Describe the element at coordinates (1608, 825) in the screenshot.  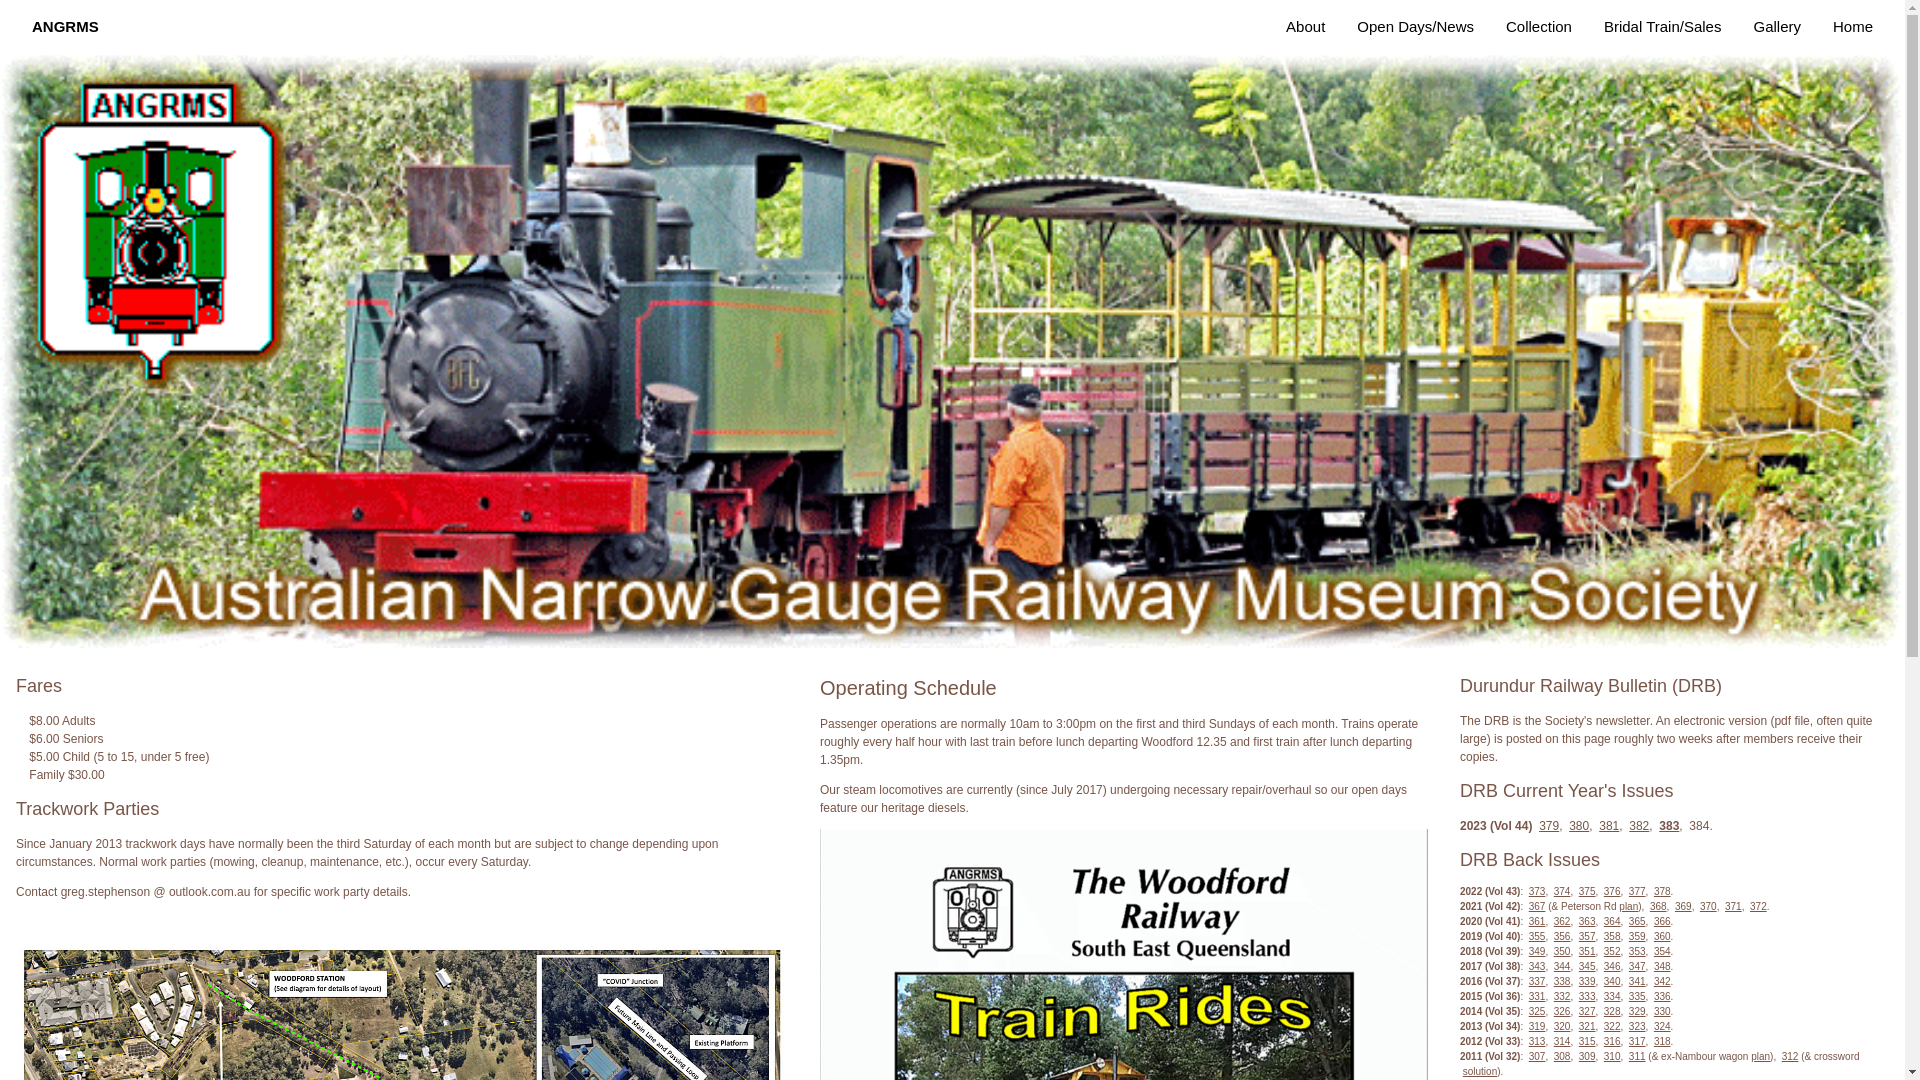
I see `'381'` at that location.